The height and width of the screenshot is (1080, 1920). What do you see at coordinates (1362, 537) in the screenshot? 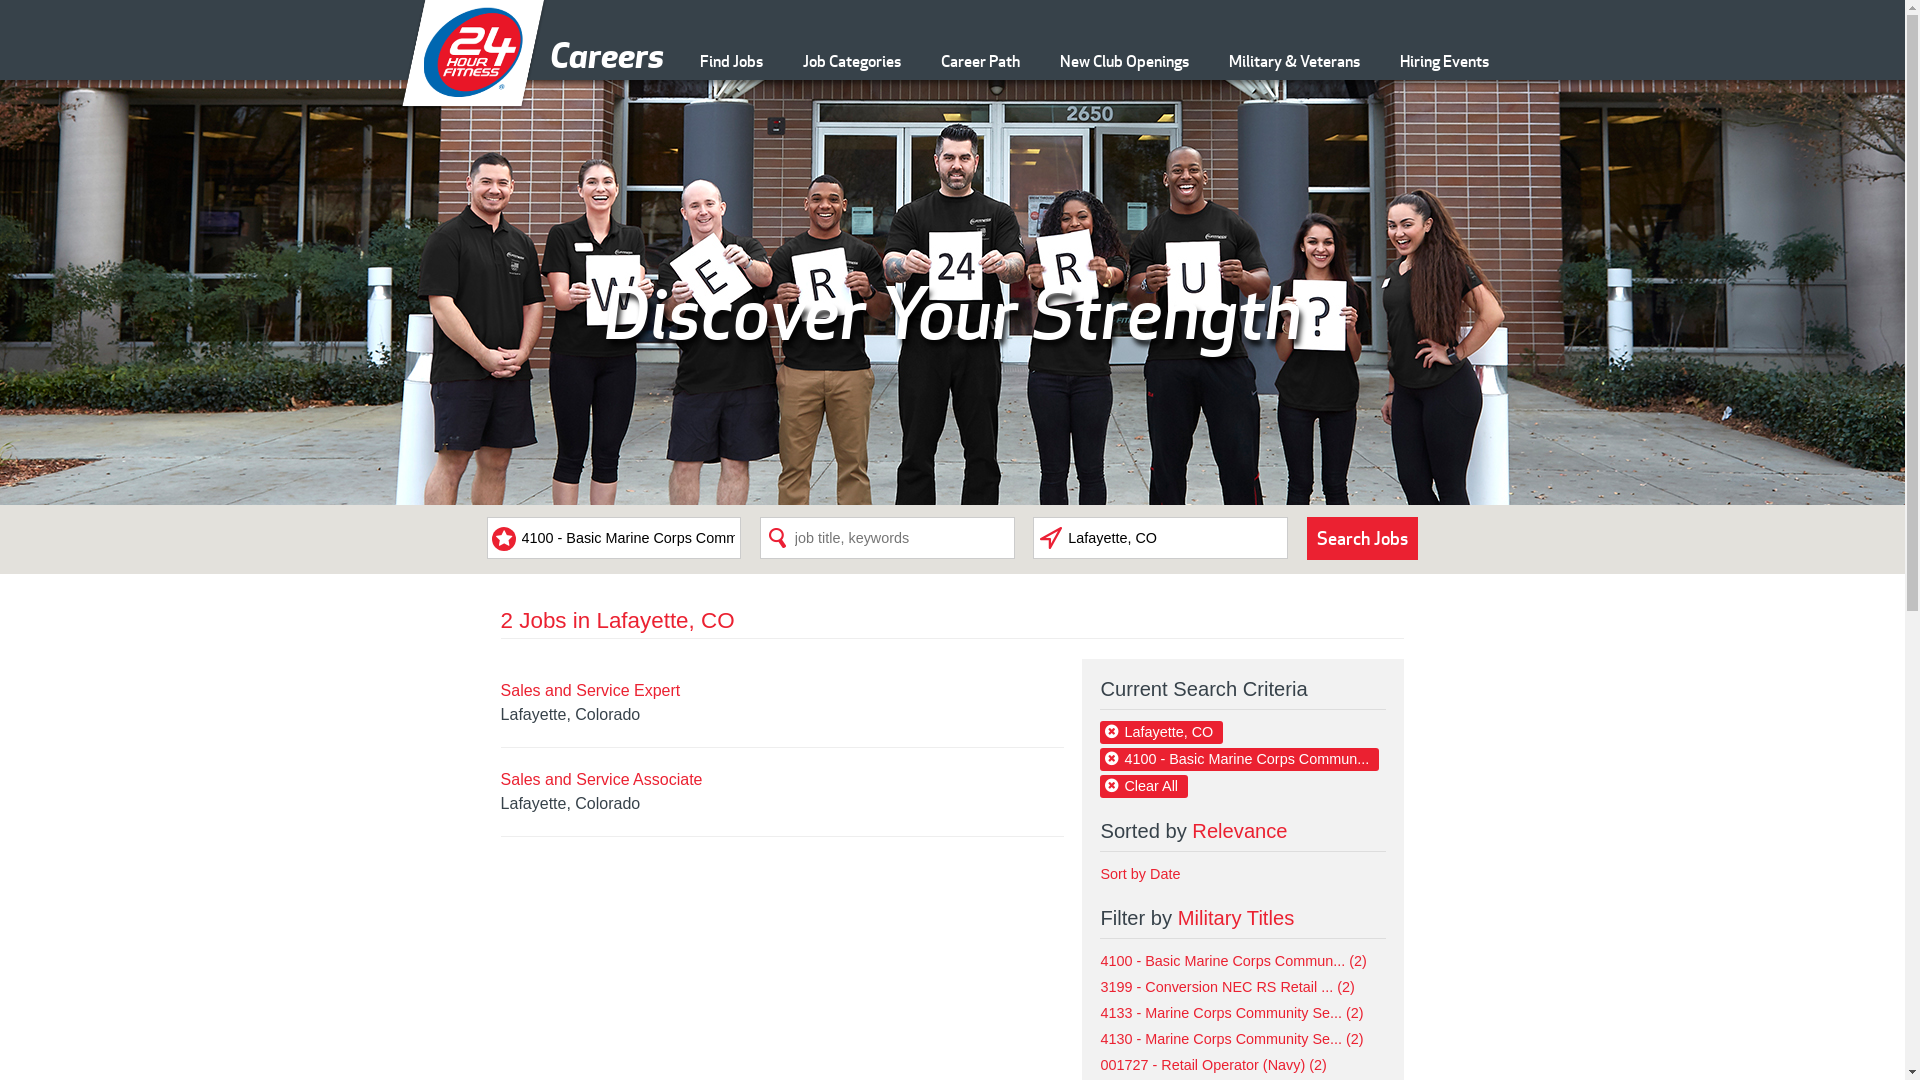
I see `'Submit Search'` at bounding box center [1362, 537].